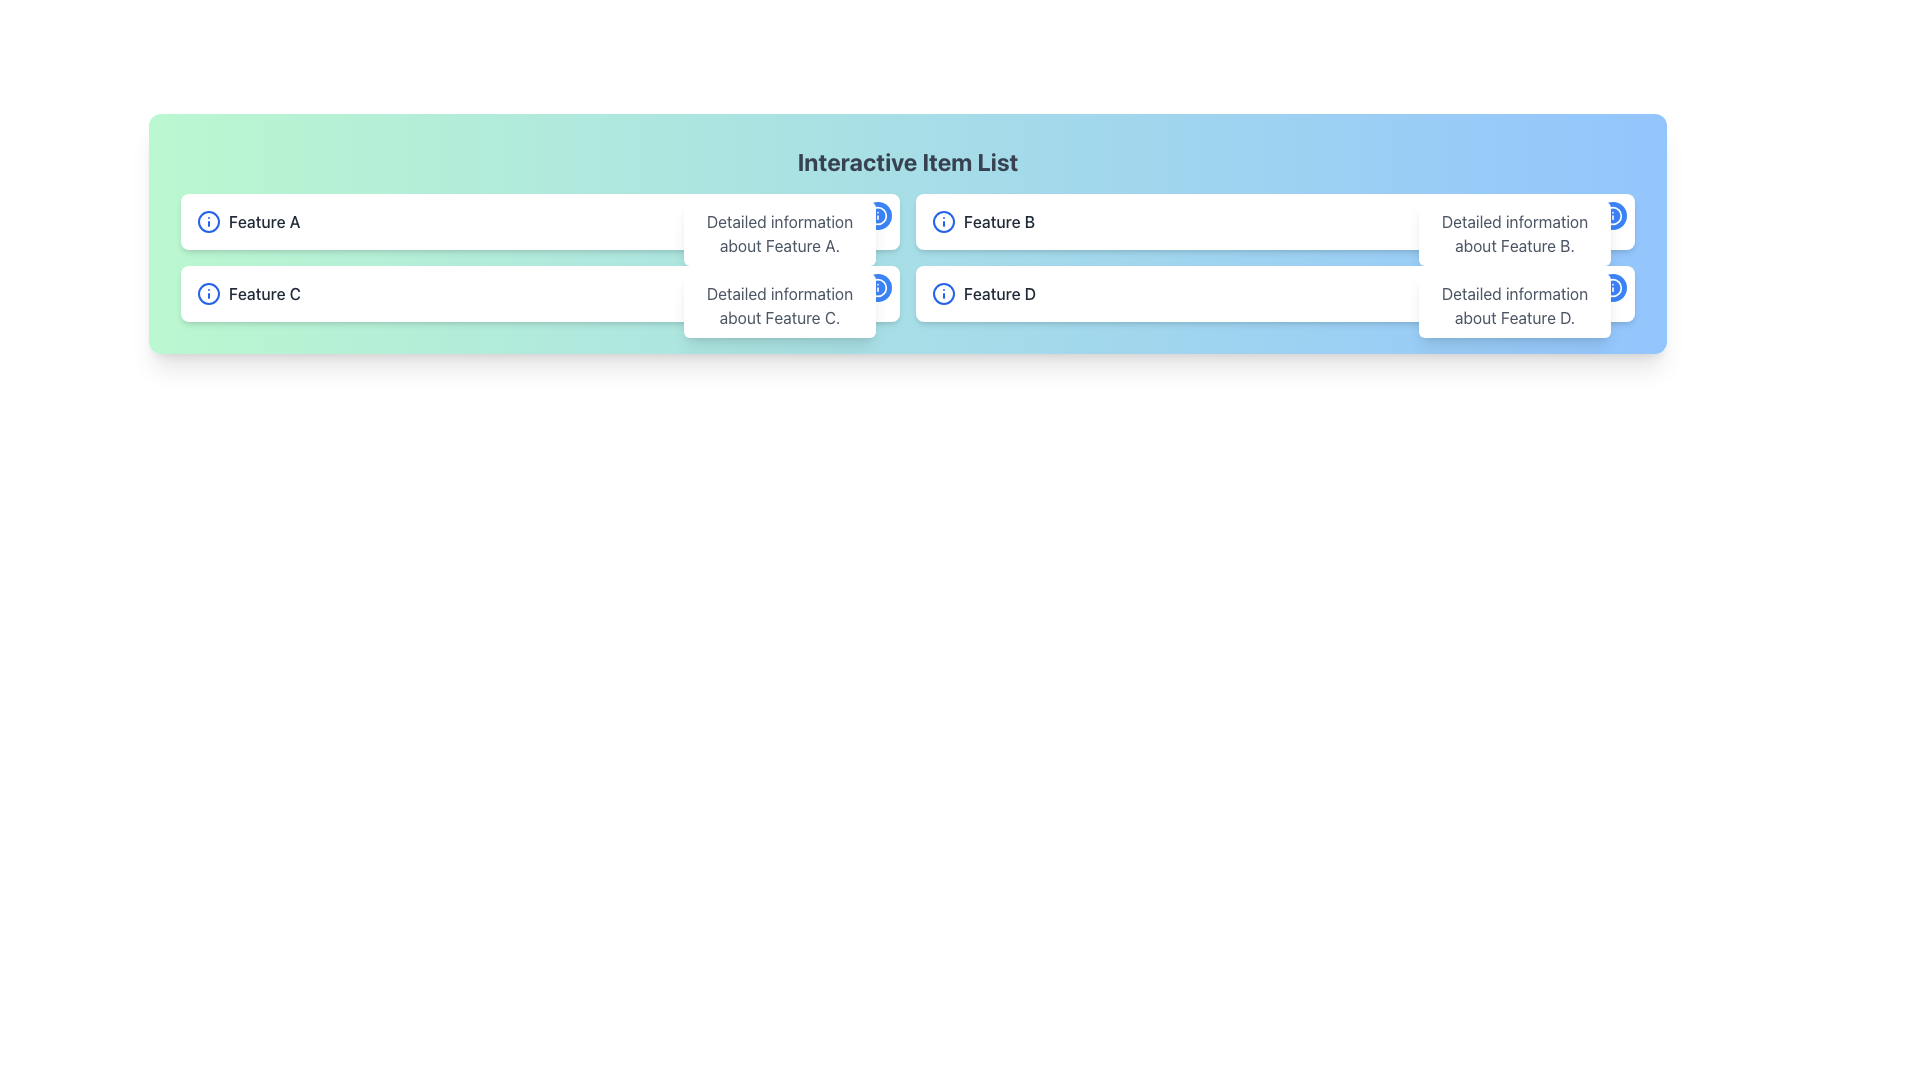  What do you see at coordinates (878, 288) in the screenshot?
I see `the circular blue button with a white info icon located in the top-right corner of the 'Feature C' panel` at bounding box center [878, 288].